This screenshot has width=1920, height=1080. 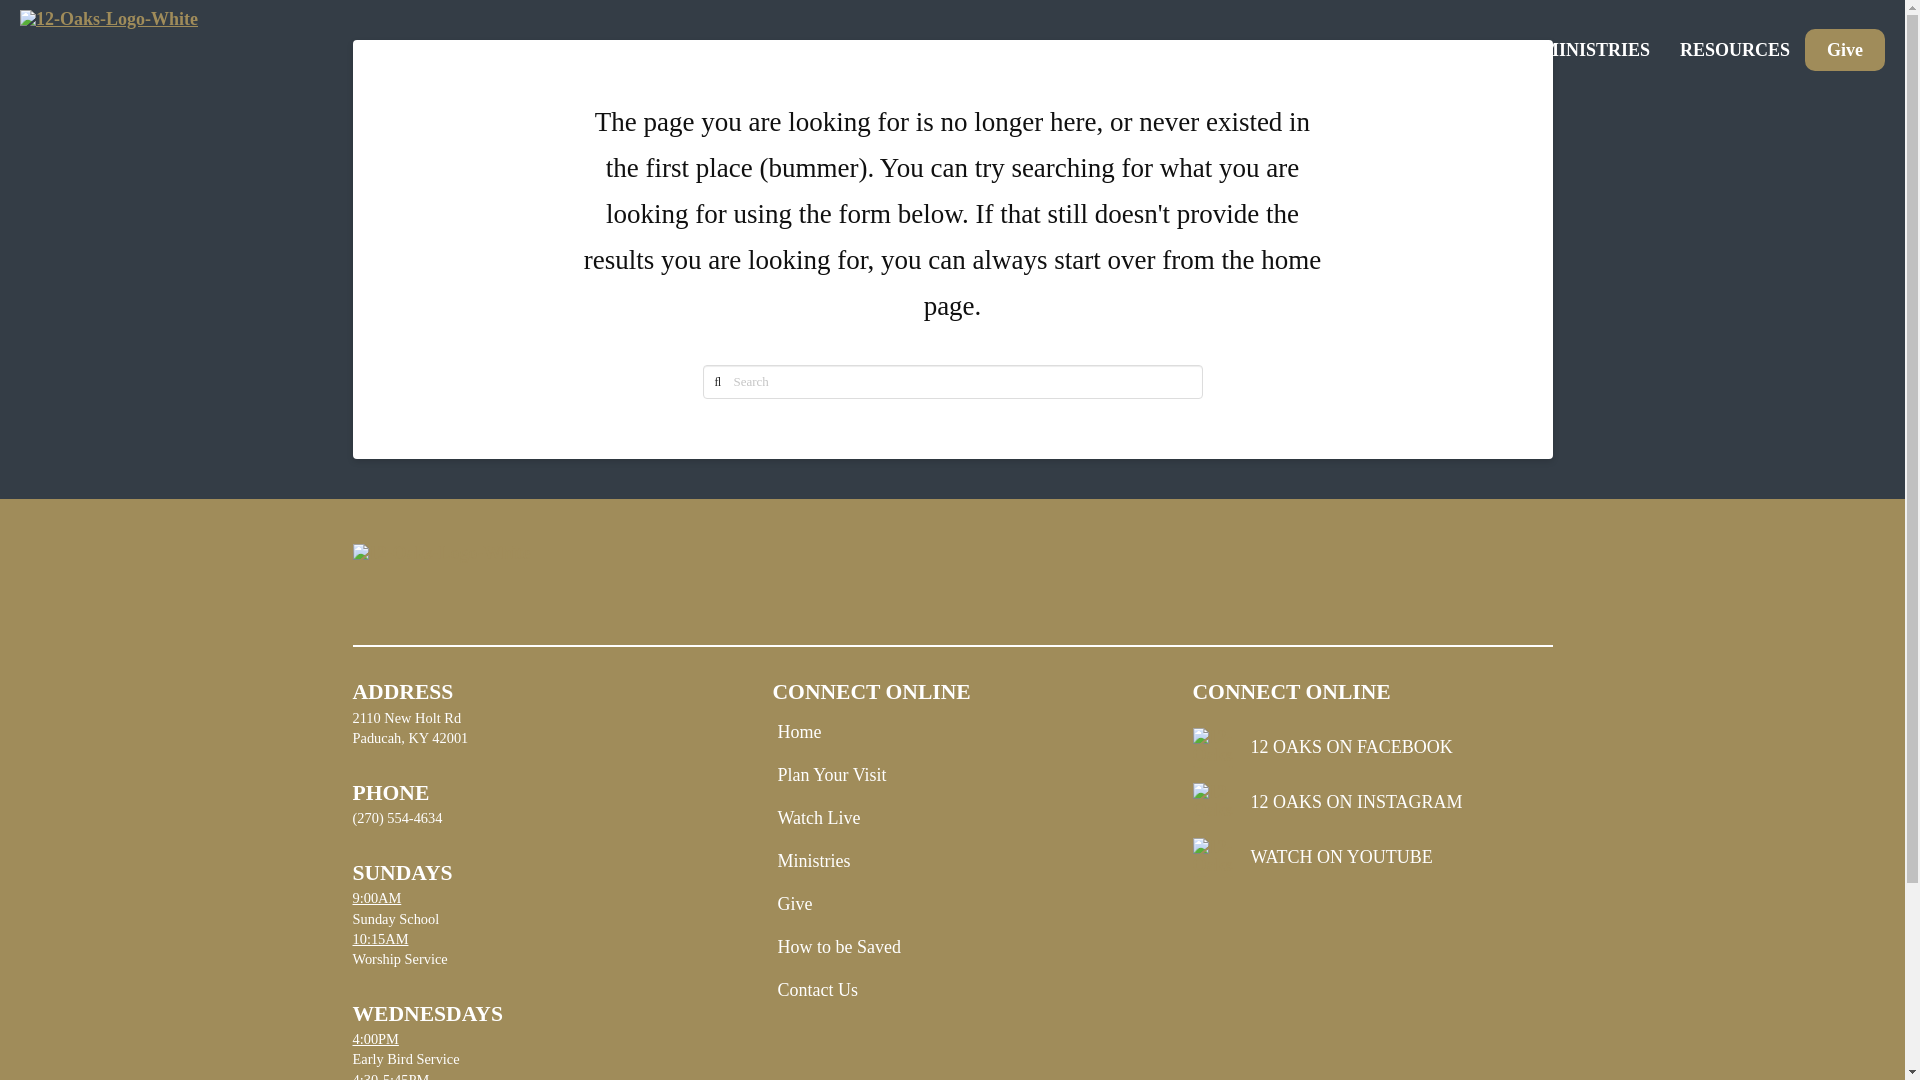 What do you see at coordinates (1371, 801) in the screenshot?
I see `'12 OAKS ON INSTAGRAM'` at bounding box center [1371, 801].